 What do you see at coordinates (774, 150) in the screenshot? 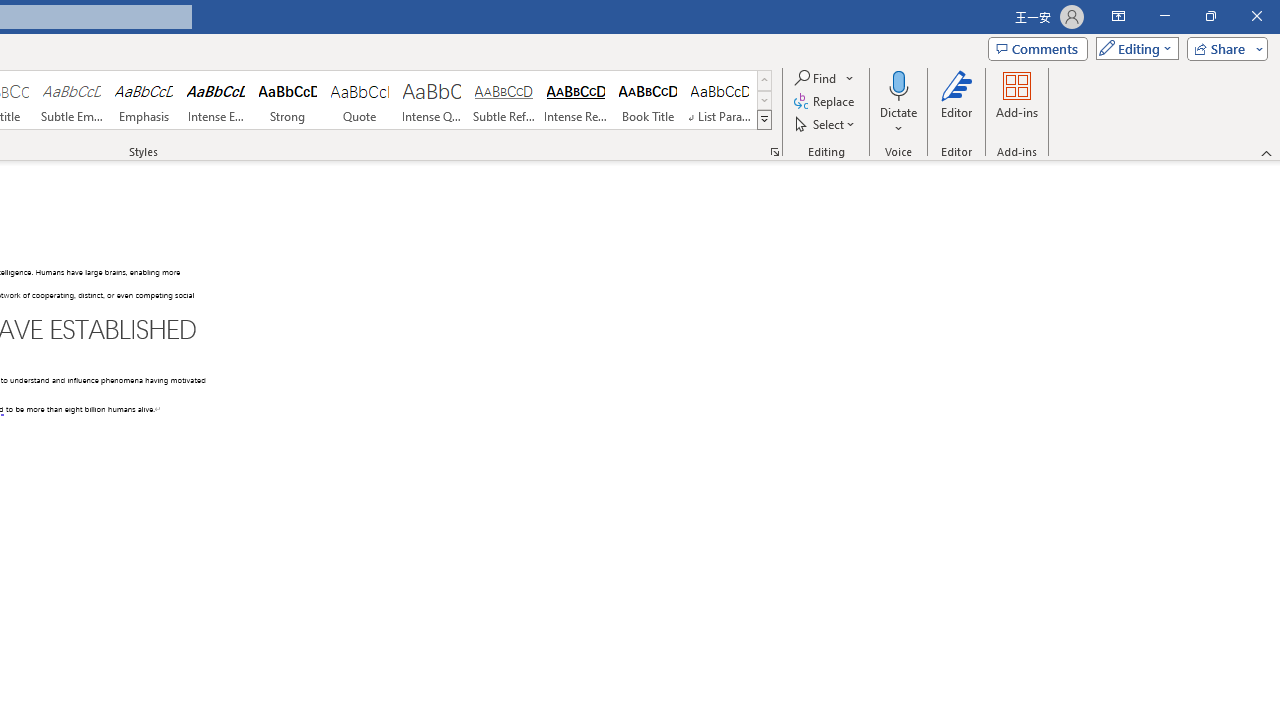
I see `'Styles...'` at bounding box center [774, 150].